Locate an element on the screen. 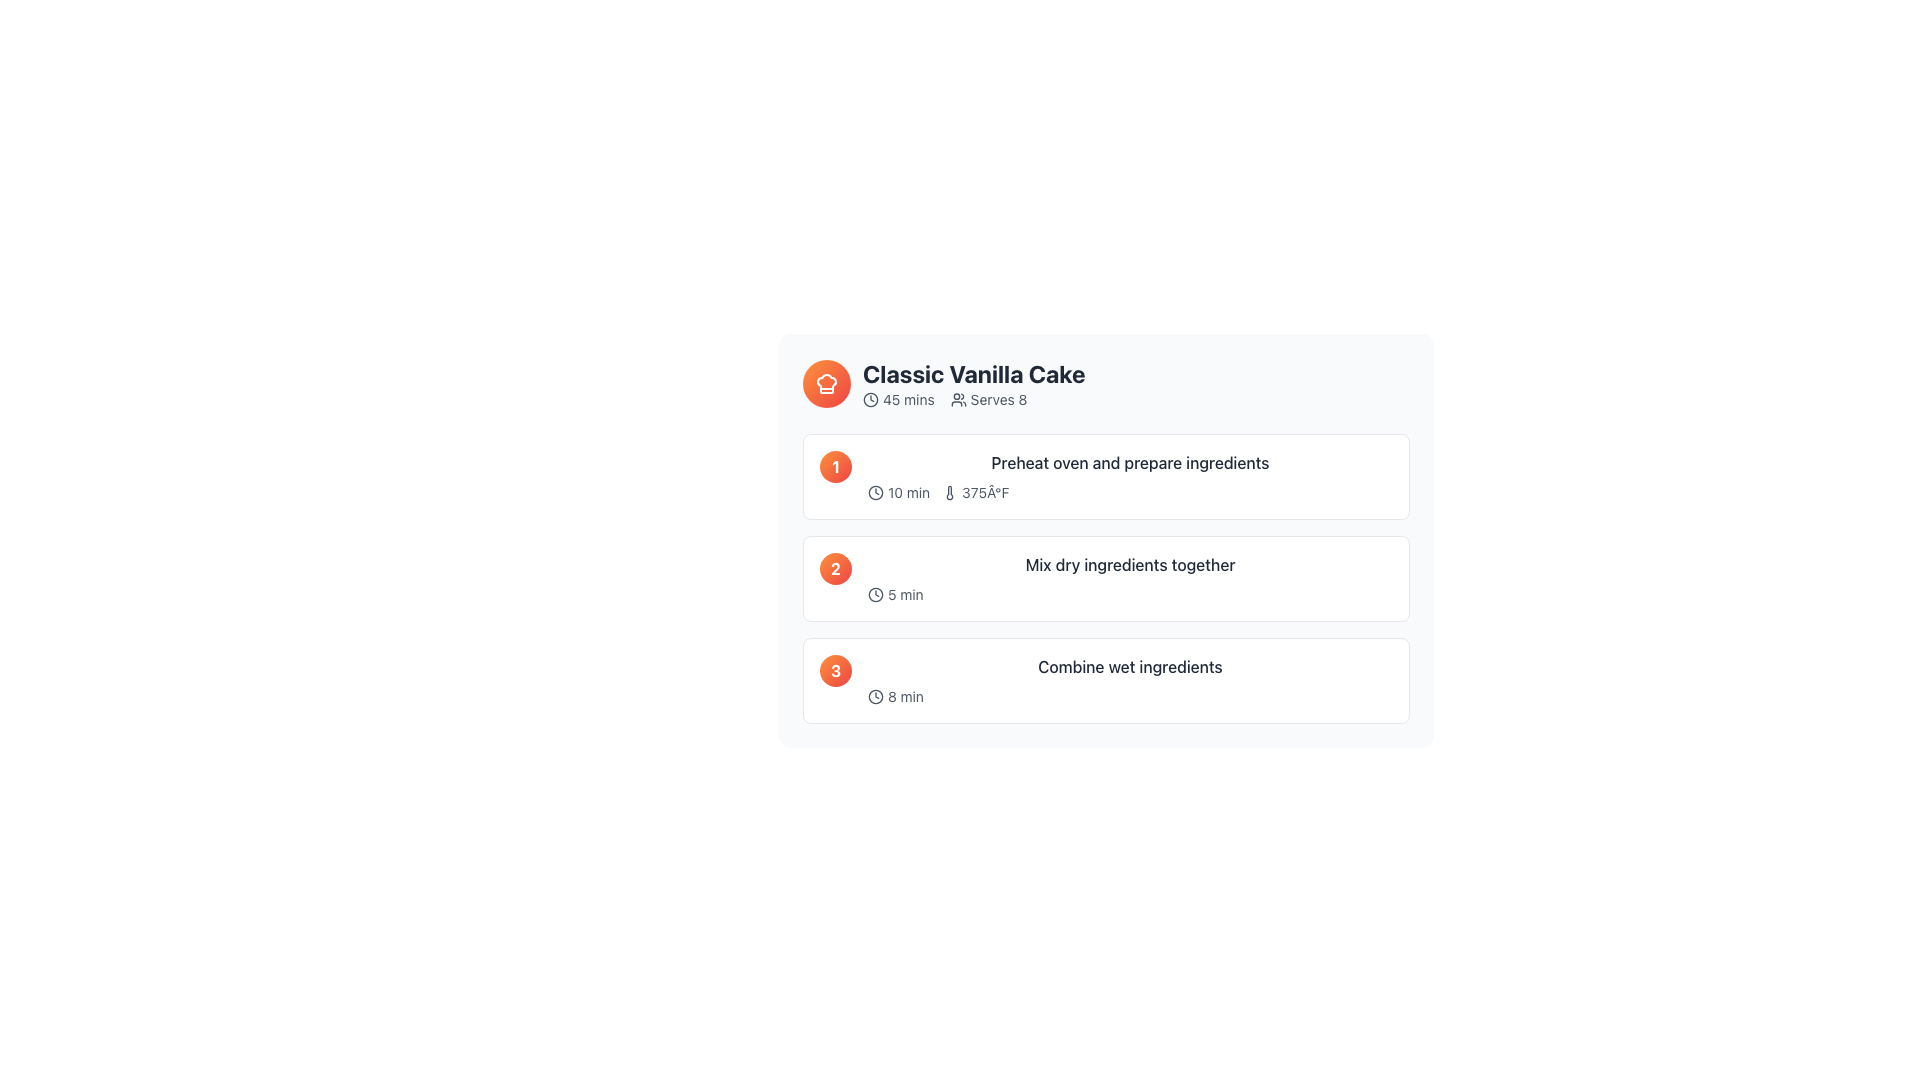  the icon representing a group of people, located to the left of the numeric text '8' in the 'Serves 8' group is located at coordinates (957, 400).